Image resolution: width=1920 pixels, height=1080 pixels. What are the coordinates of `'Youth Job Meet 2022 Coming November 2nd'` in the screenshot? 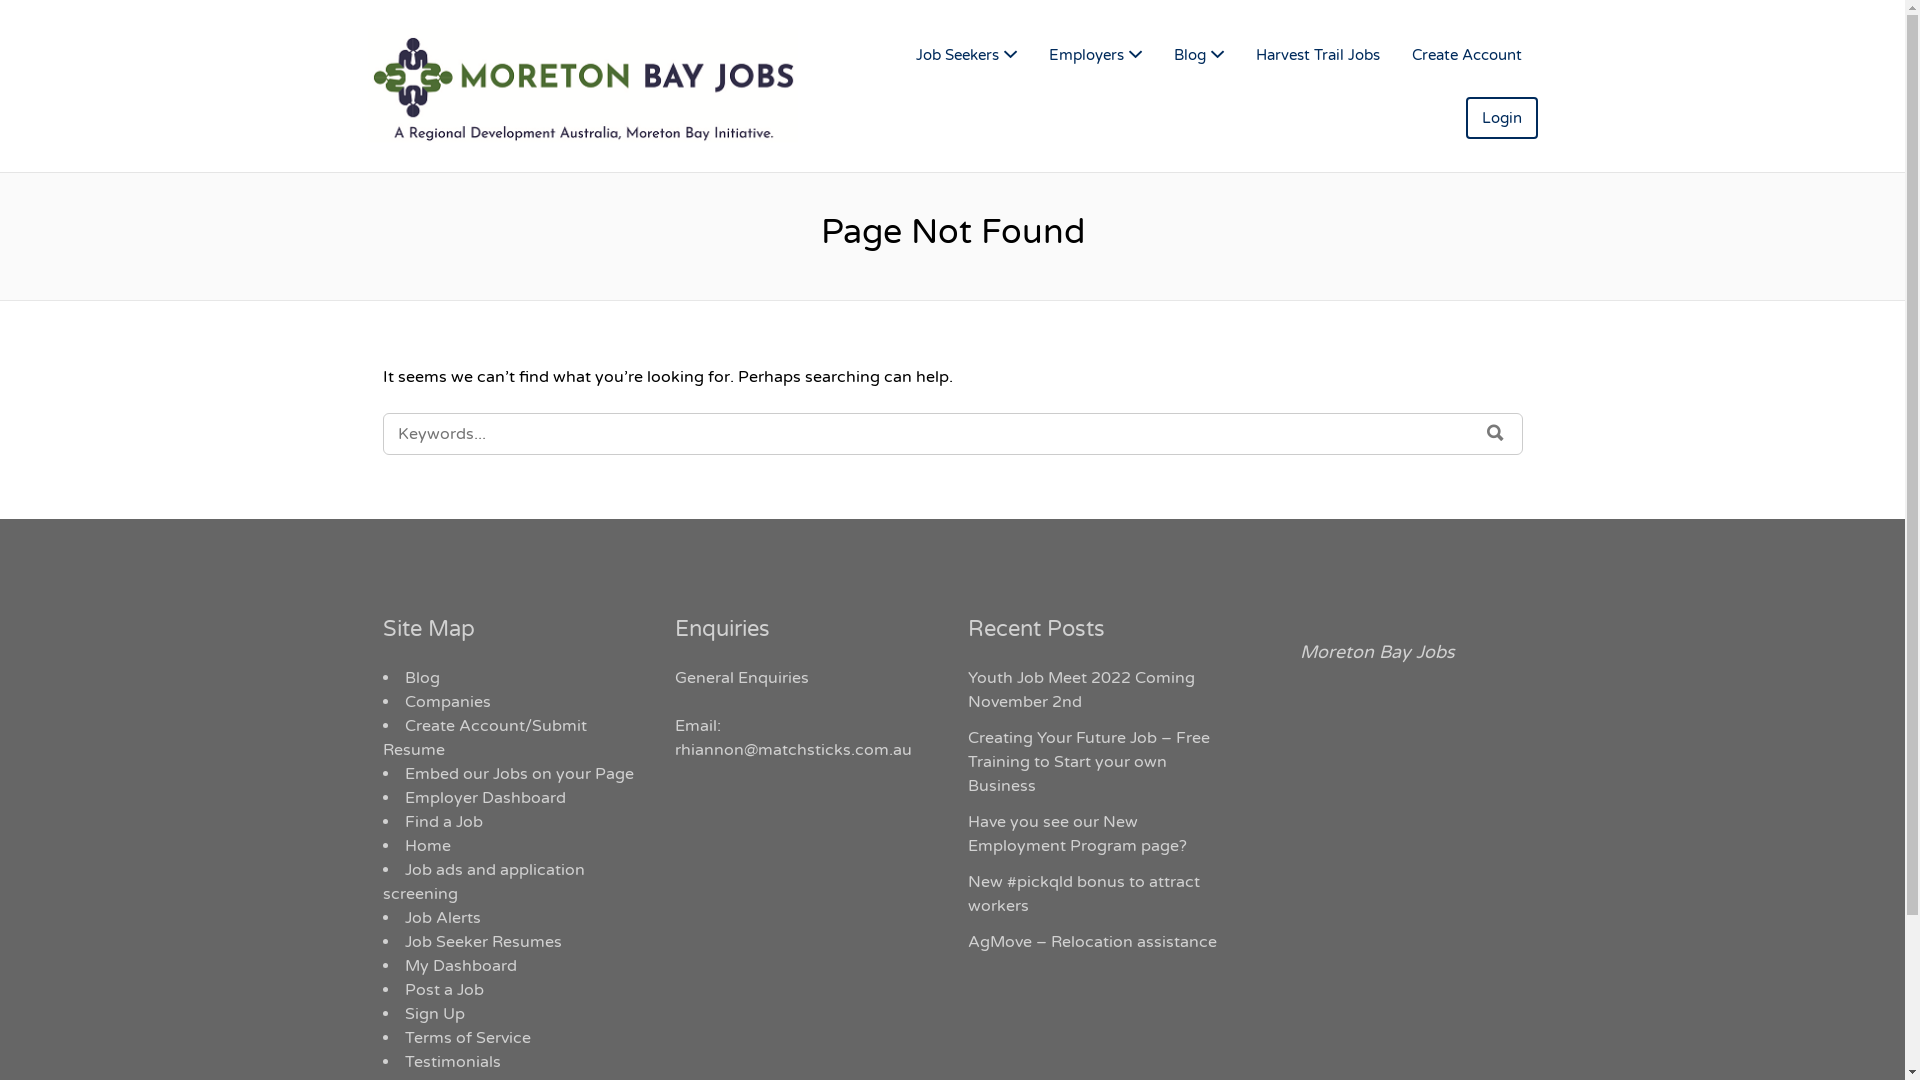 It's located at (968, 689).